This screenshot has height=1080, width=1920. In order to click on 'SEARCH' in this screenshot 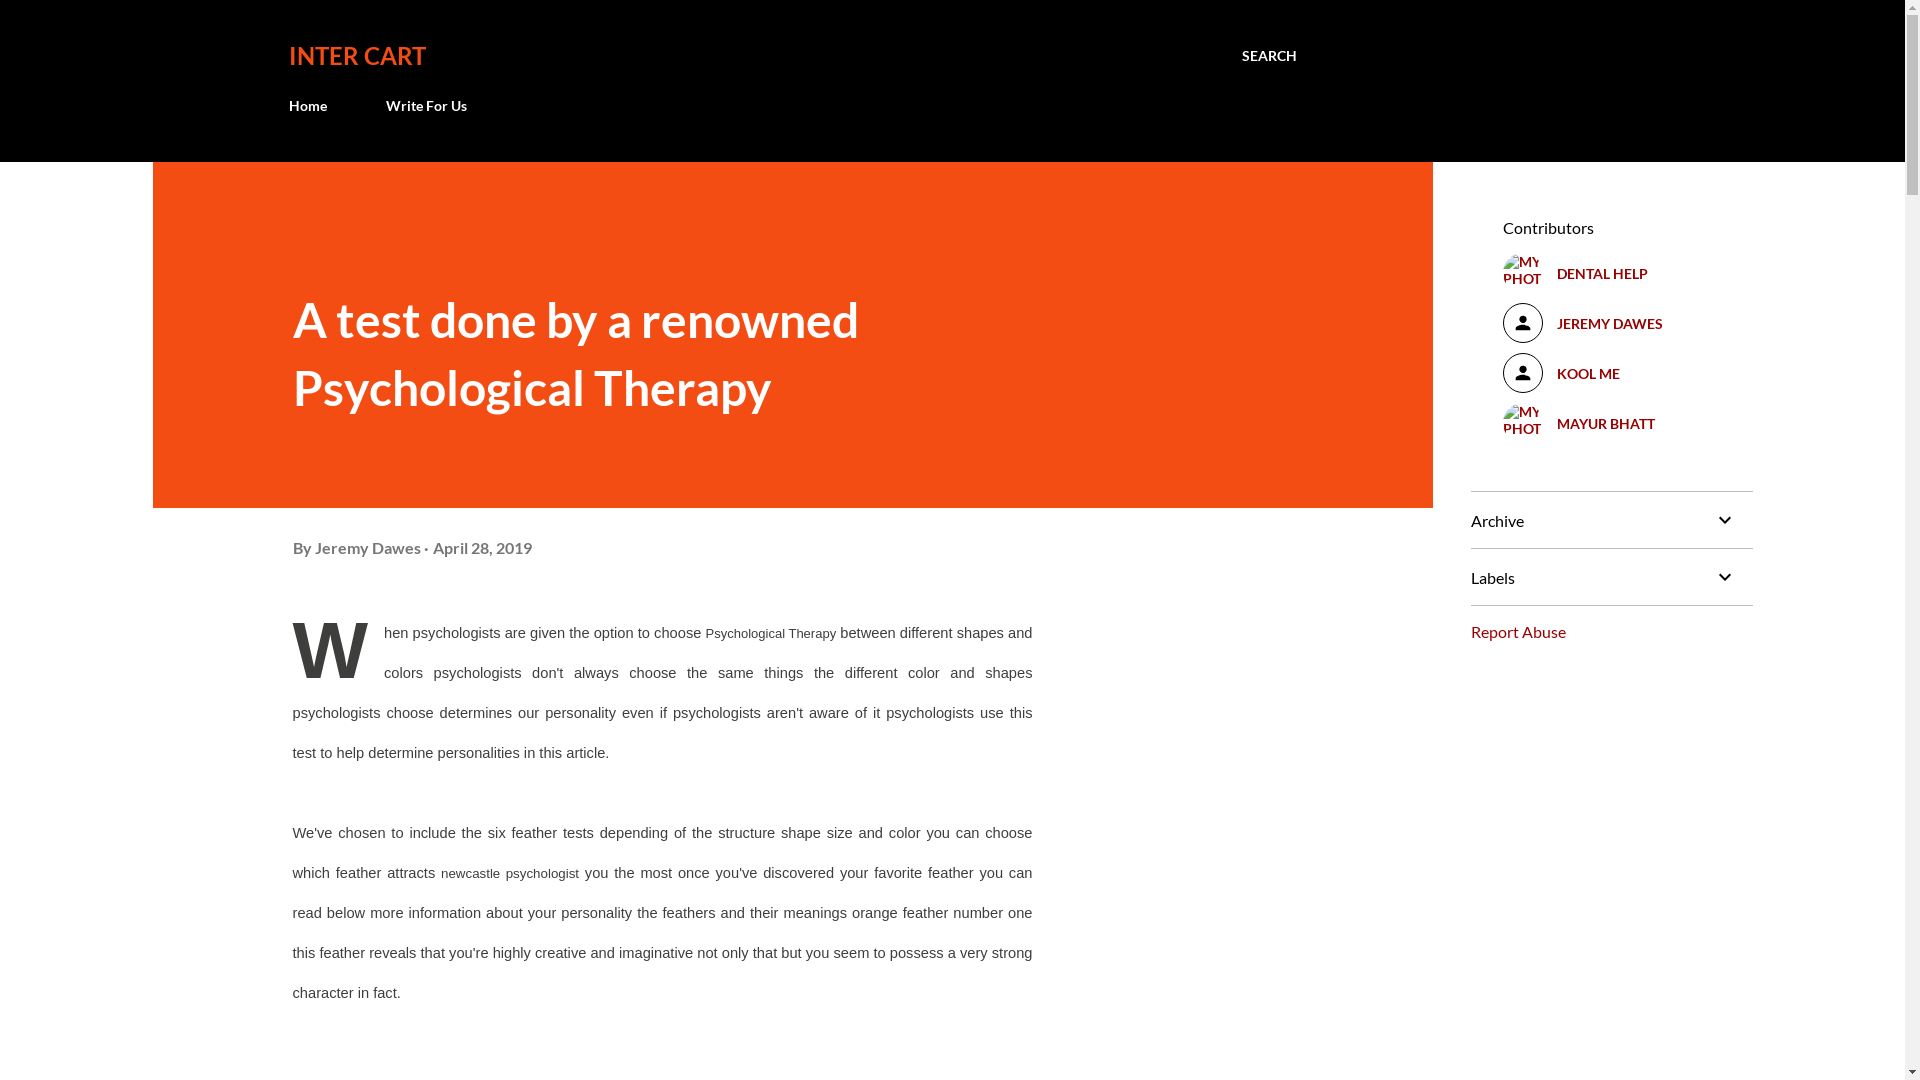, I will do `click(1268, 55)`.